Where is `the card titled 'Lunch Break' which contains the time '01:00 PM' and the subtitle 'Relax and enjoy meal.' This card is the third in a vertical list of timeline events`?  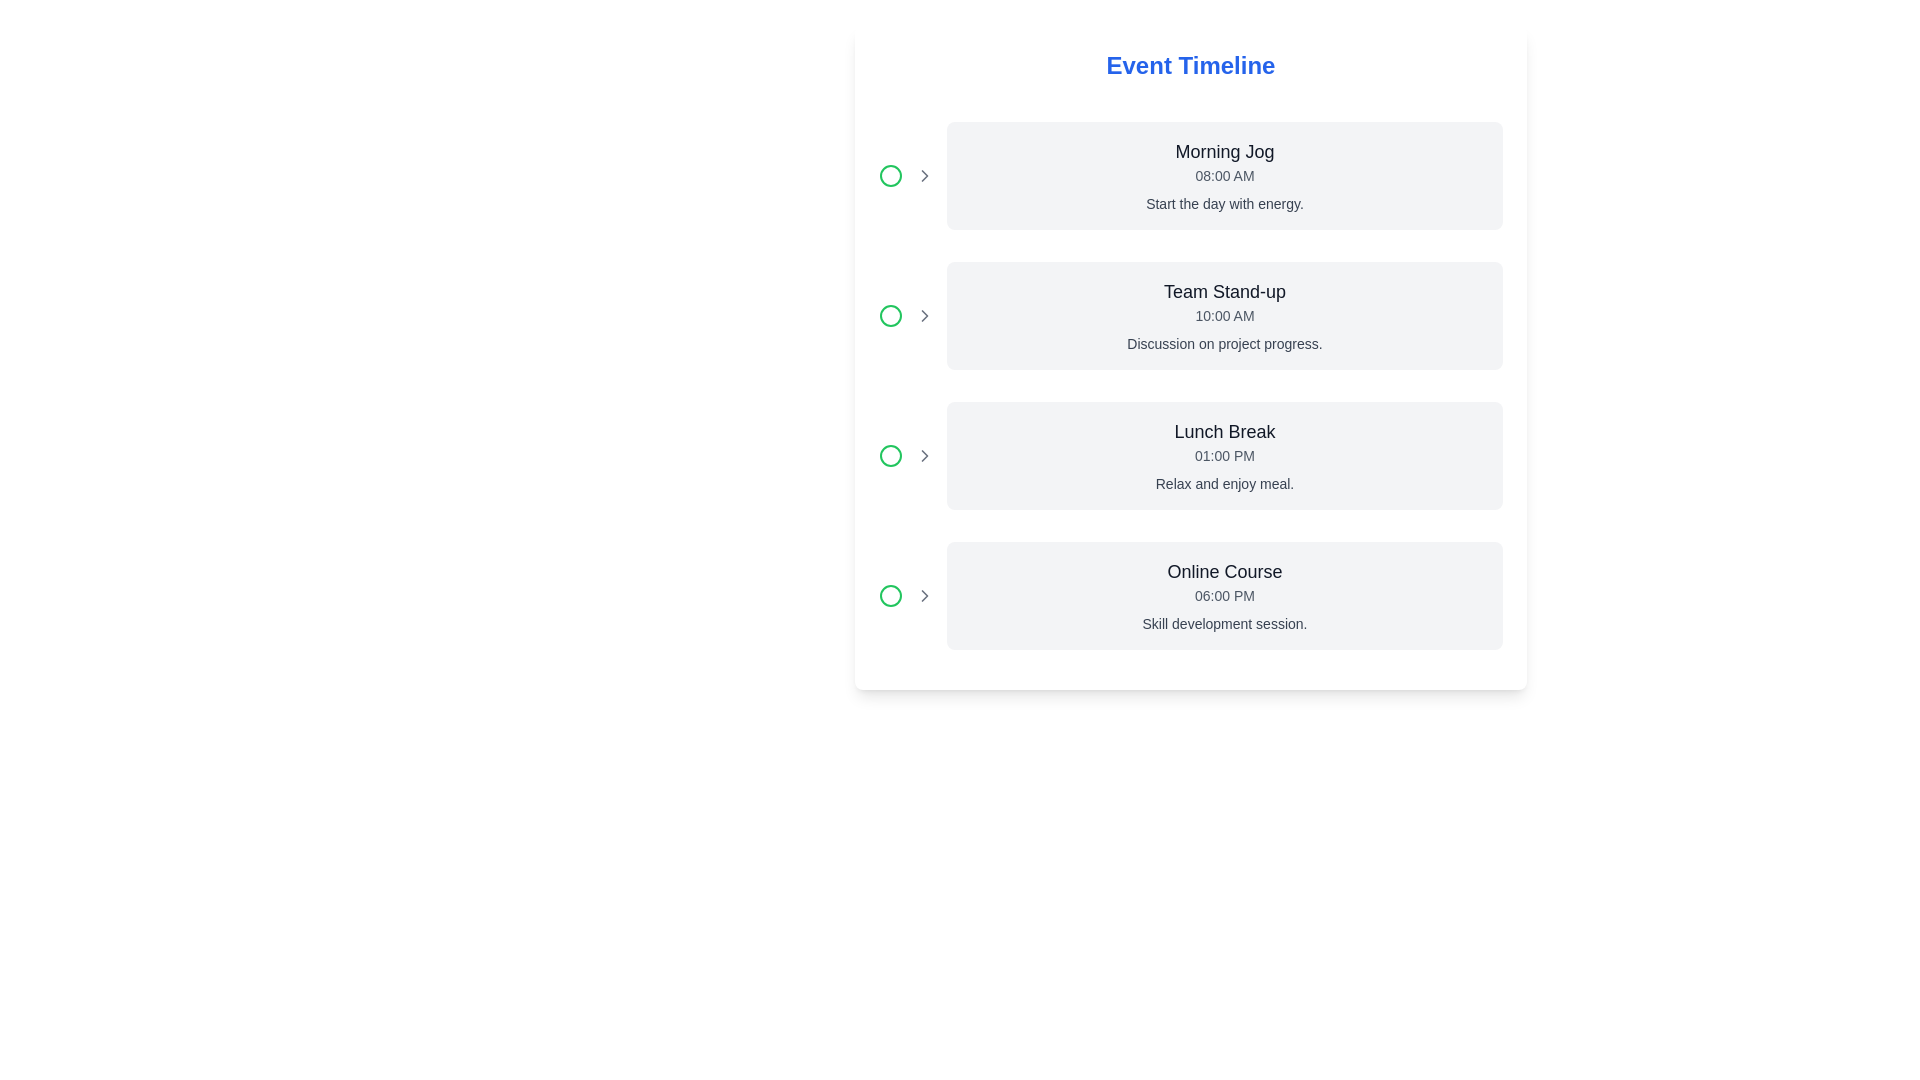
the card titled 'Lunch Break' which contains the time '01:00 PM' and the subtitle 'Relax and enjoy meal.' This card is the third in a vertical list of timeline events is located at coordinates (1190, 455).